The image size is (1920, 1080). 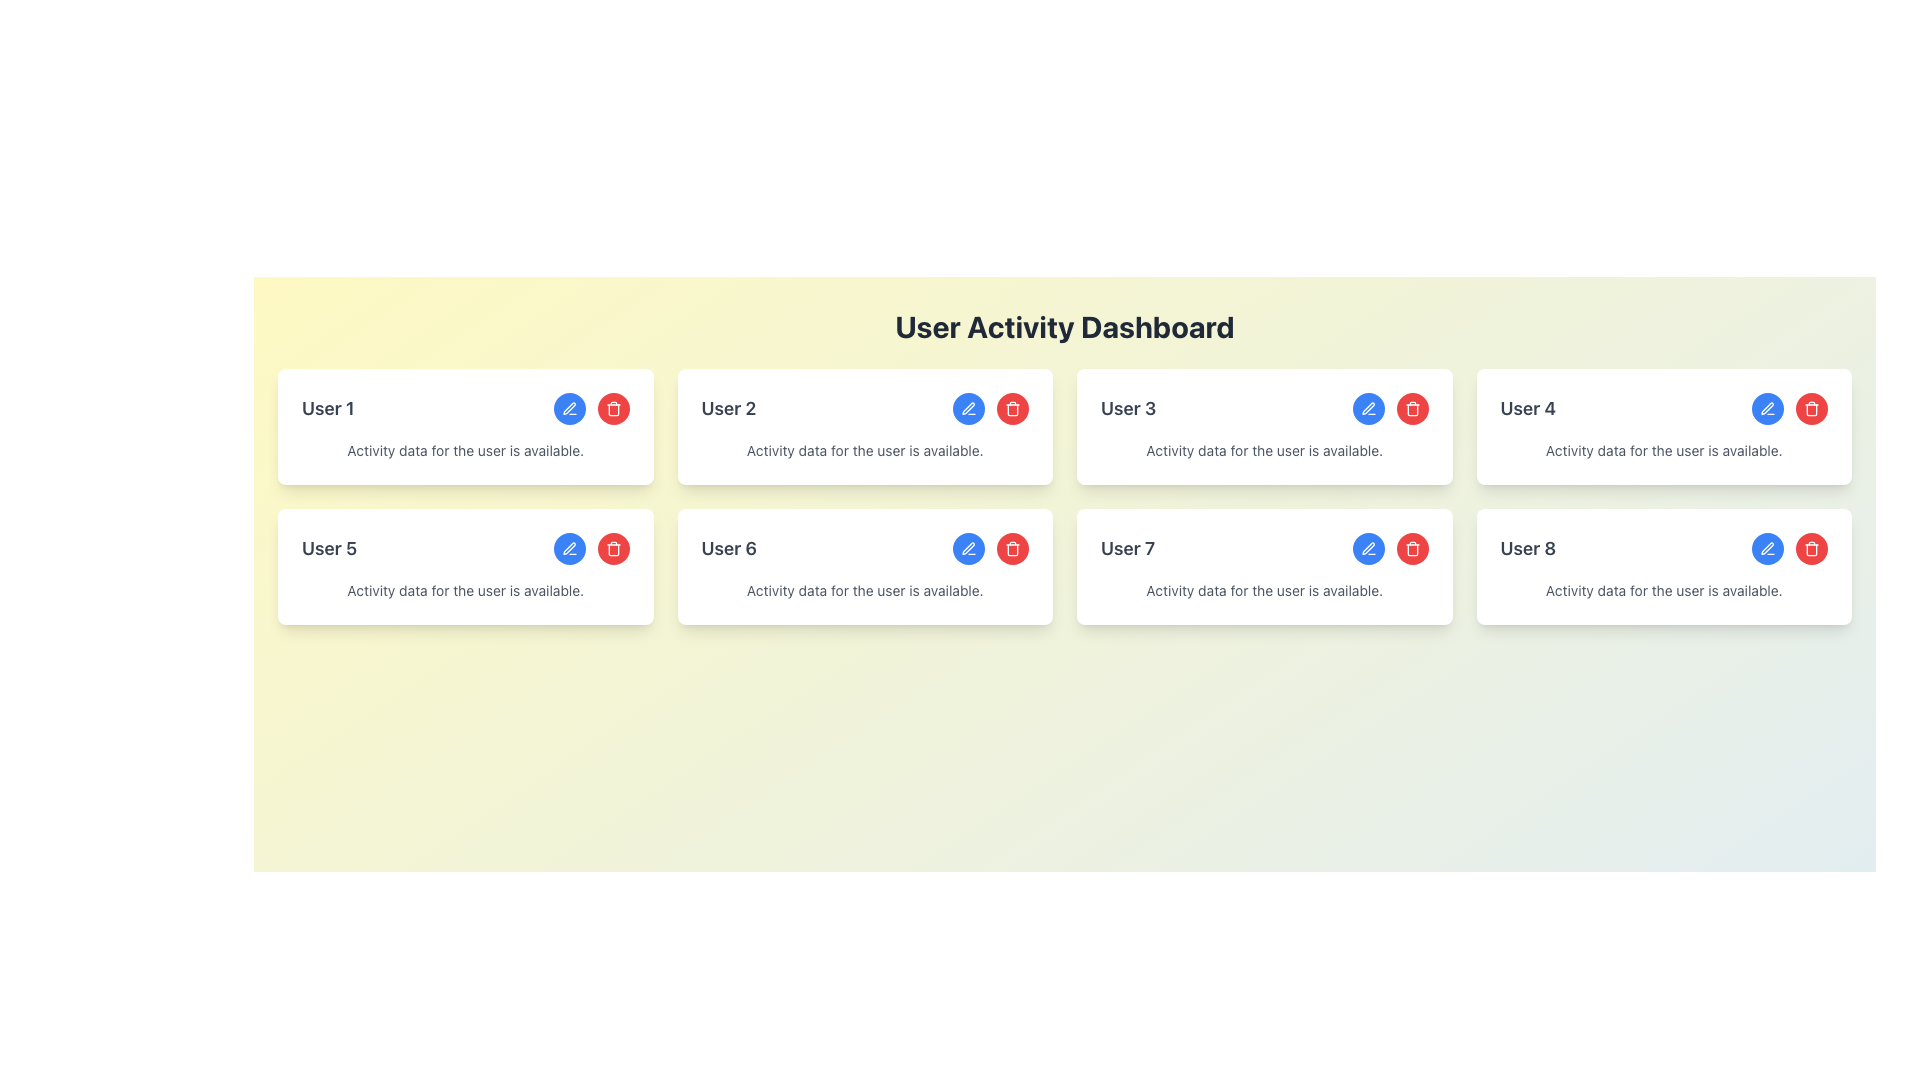 I want to click on the Text label that identifies the user in the fourth user information card, located in the upper-right section of the interface, above the description text and to the left of the interactive blue (pen icon) and red (trash icon) buttons, so click(x=1527, y=407).